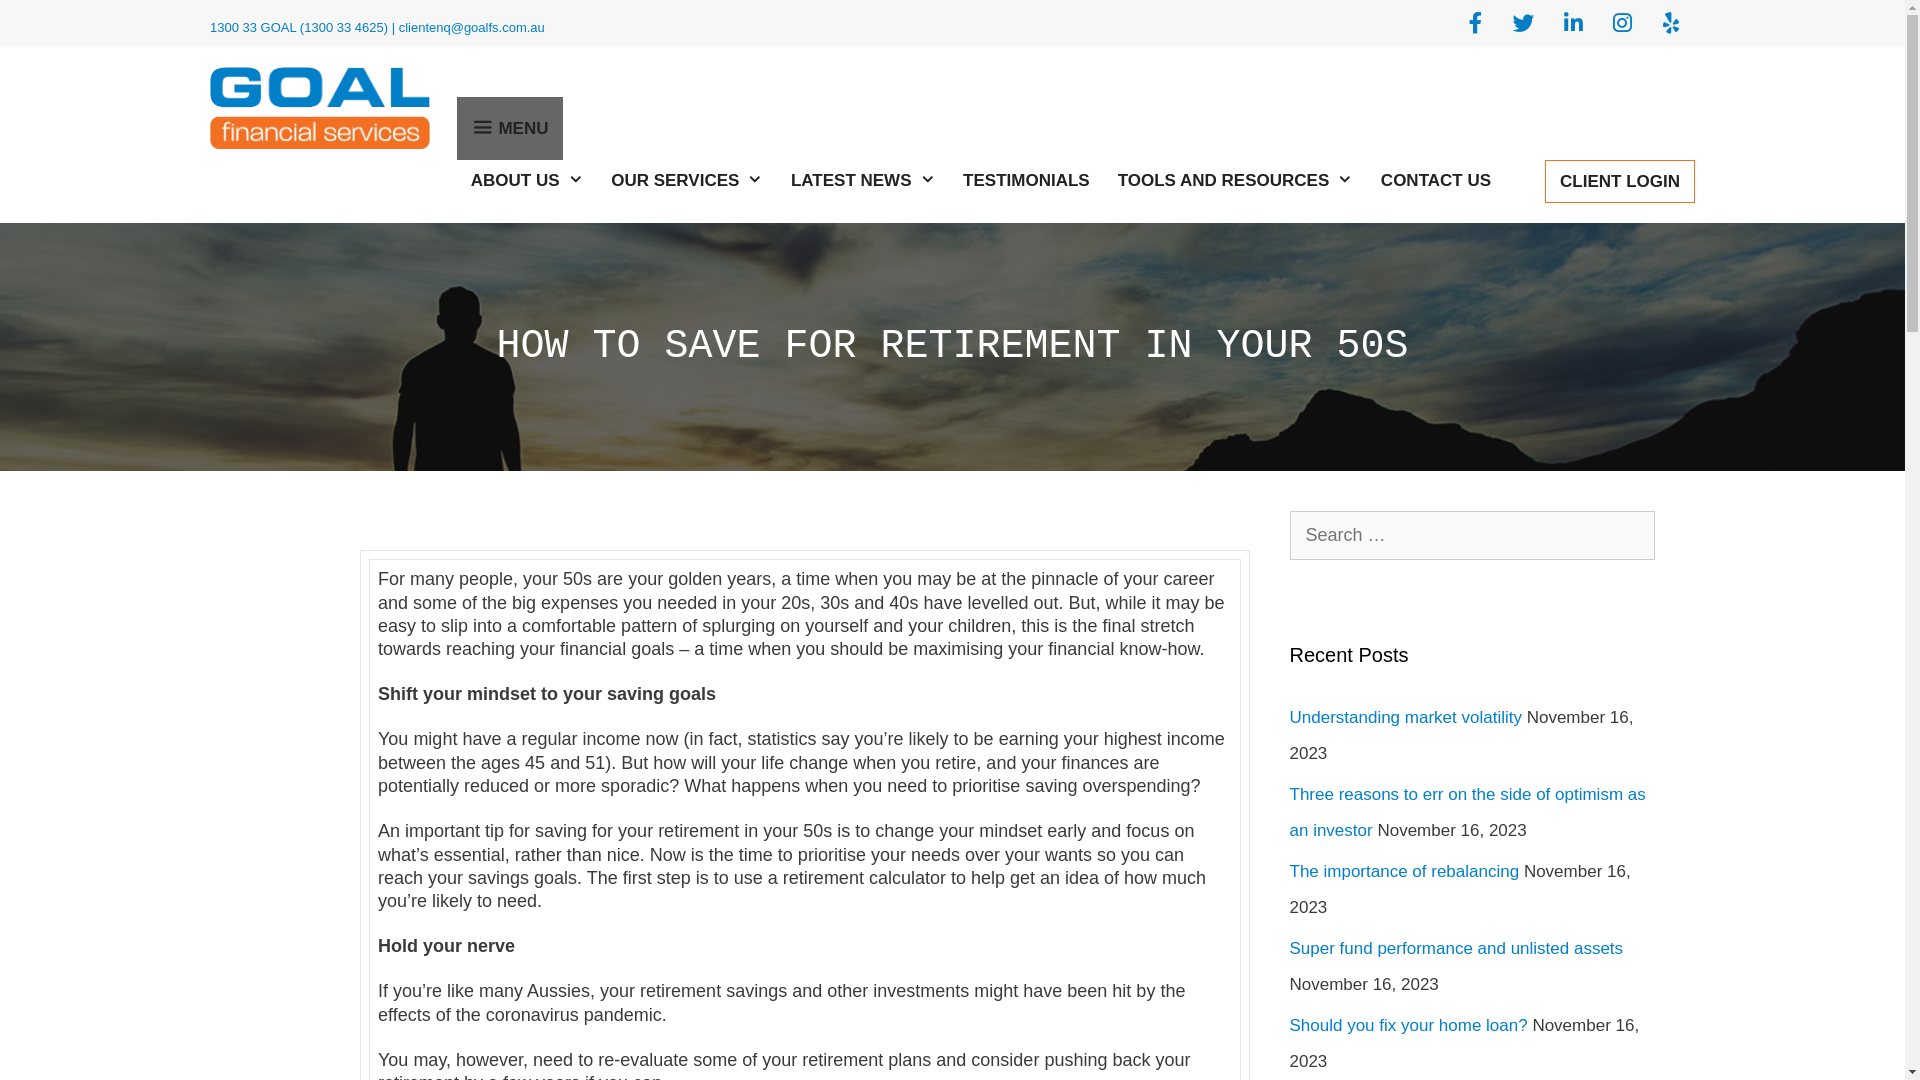 Image resolution: width=1920 pixels, height=1080 pixels. Describe the element at coordinates (470, 27) in the screenshot. I see `'clientenq@goalfs.com.au'` at that location.